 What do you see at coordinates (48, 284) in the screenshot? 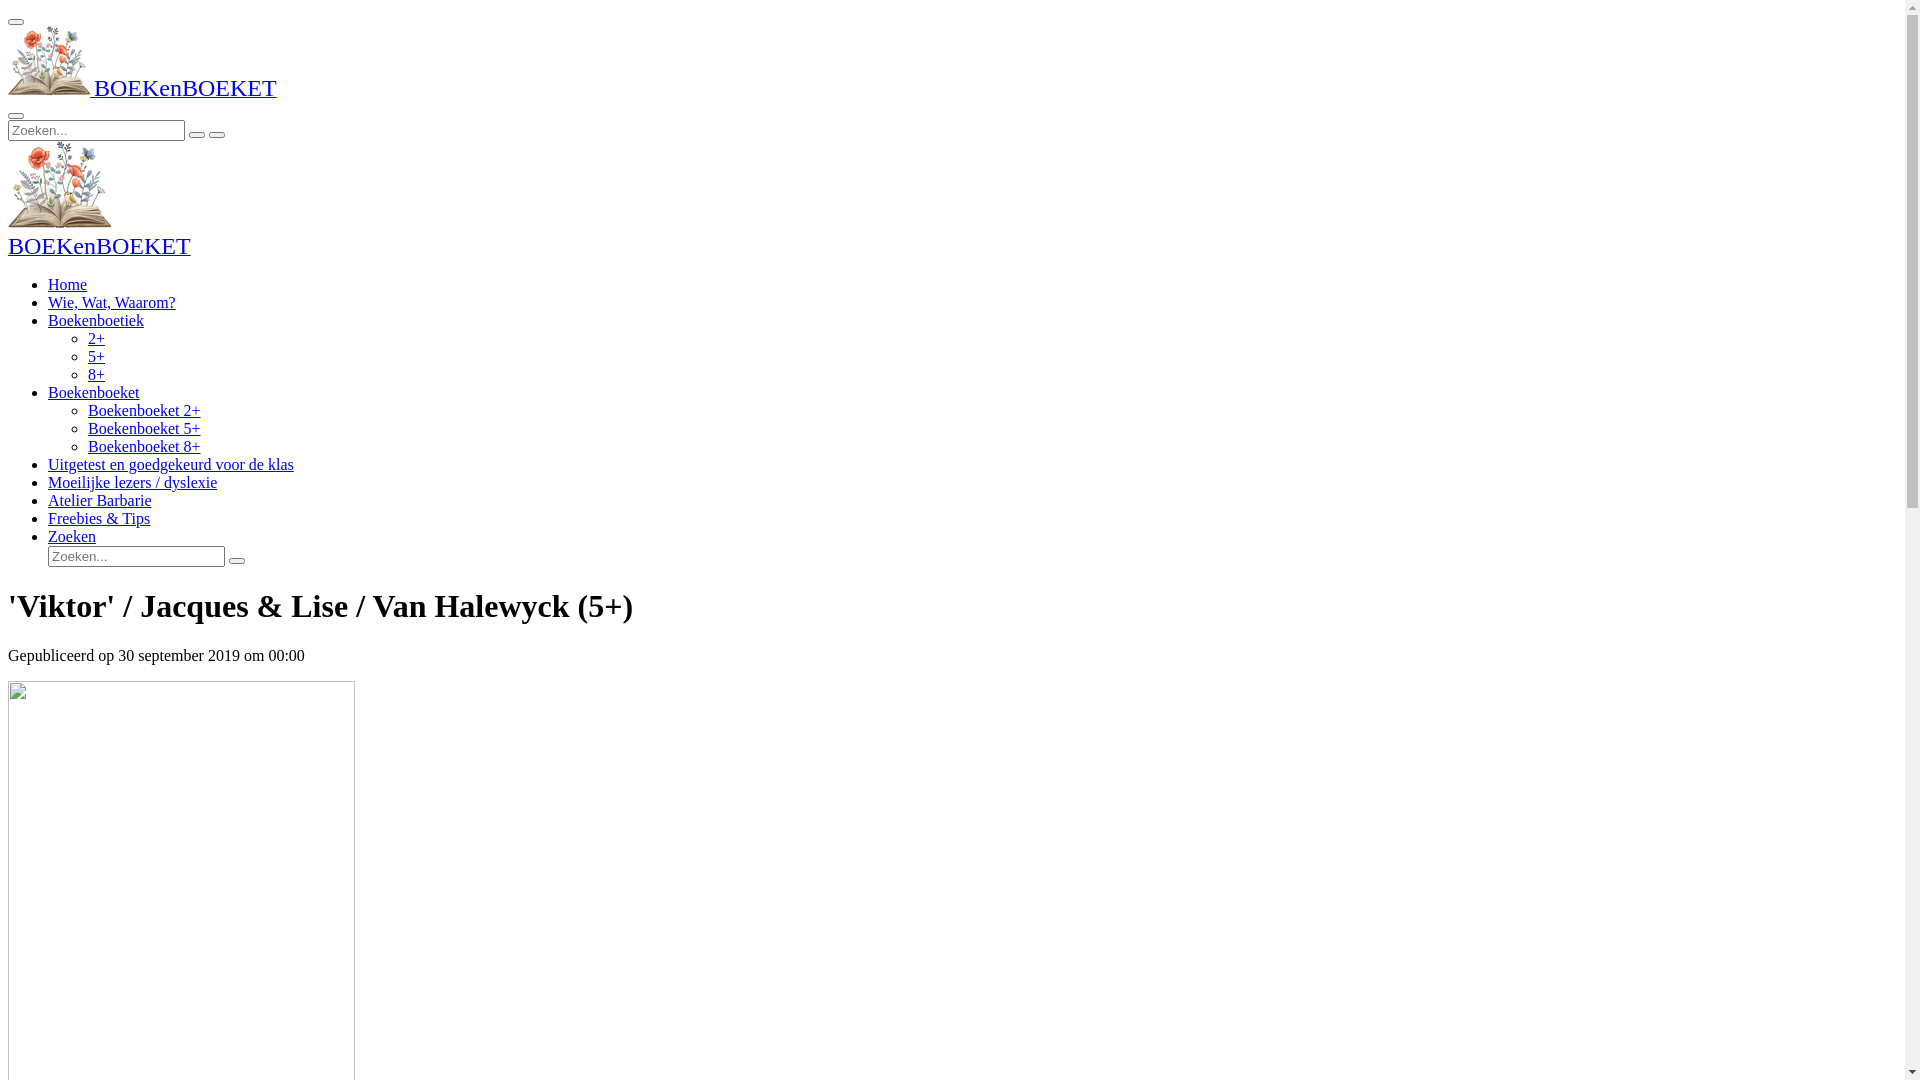
I see `'Home'` at bounding box center [48, 284].